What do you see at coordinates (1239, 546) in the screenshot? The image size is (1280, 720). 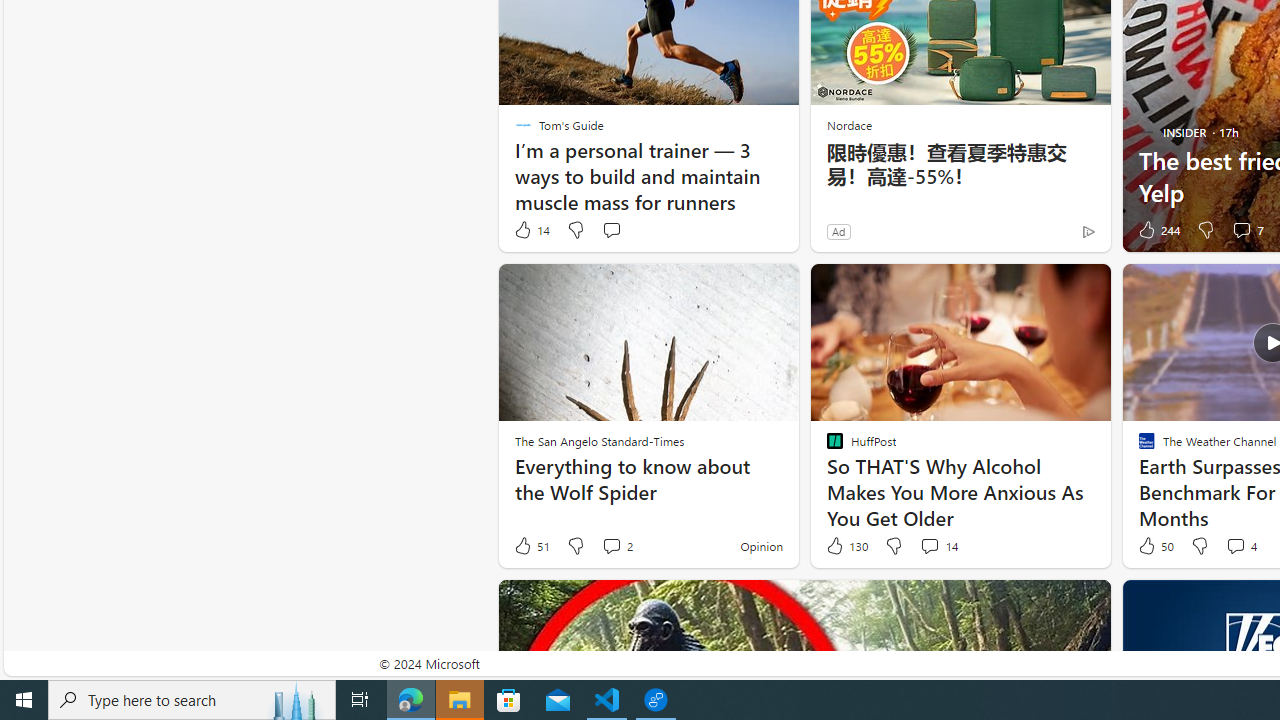 I see `'View comments 4 Comment'` at bounding box center [1239, 546].